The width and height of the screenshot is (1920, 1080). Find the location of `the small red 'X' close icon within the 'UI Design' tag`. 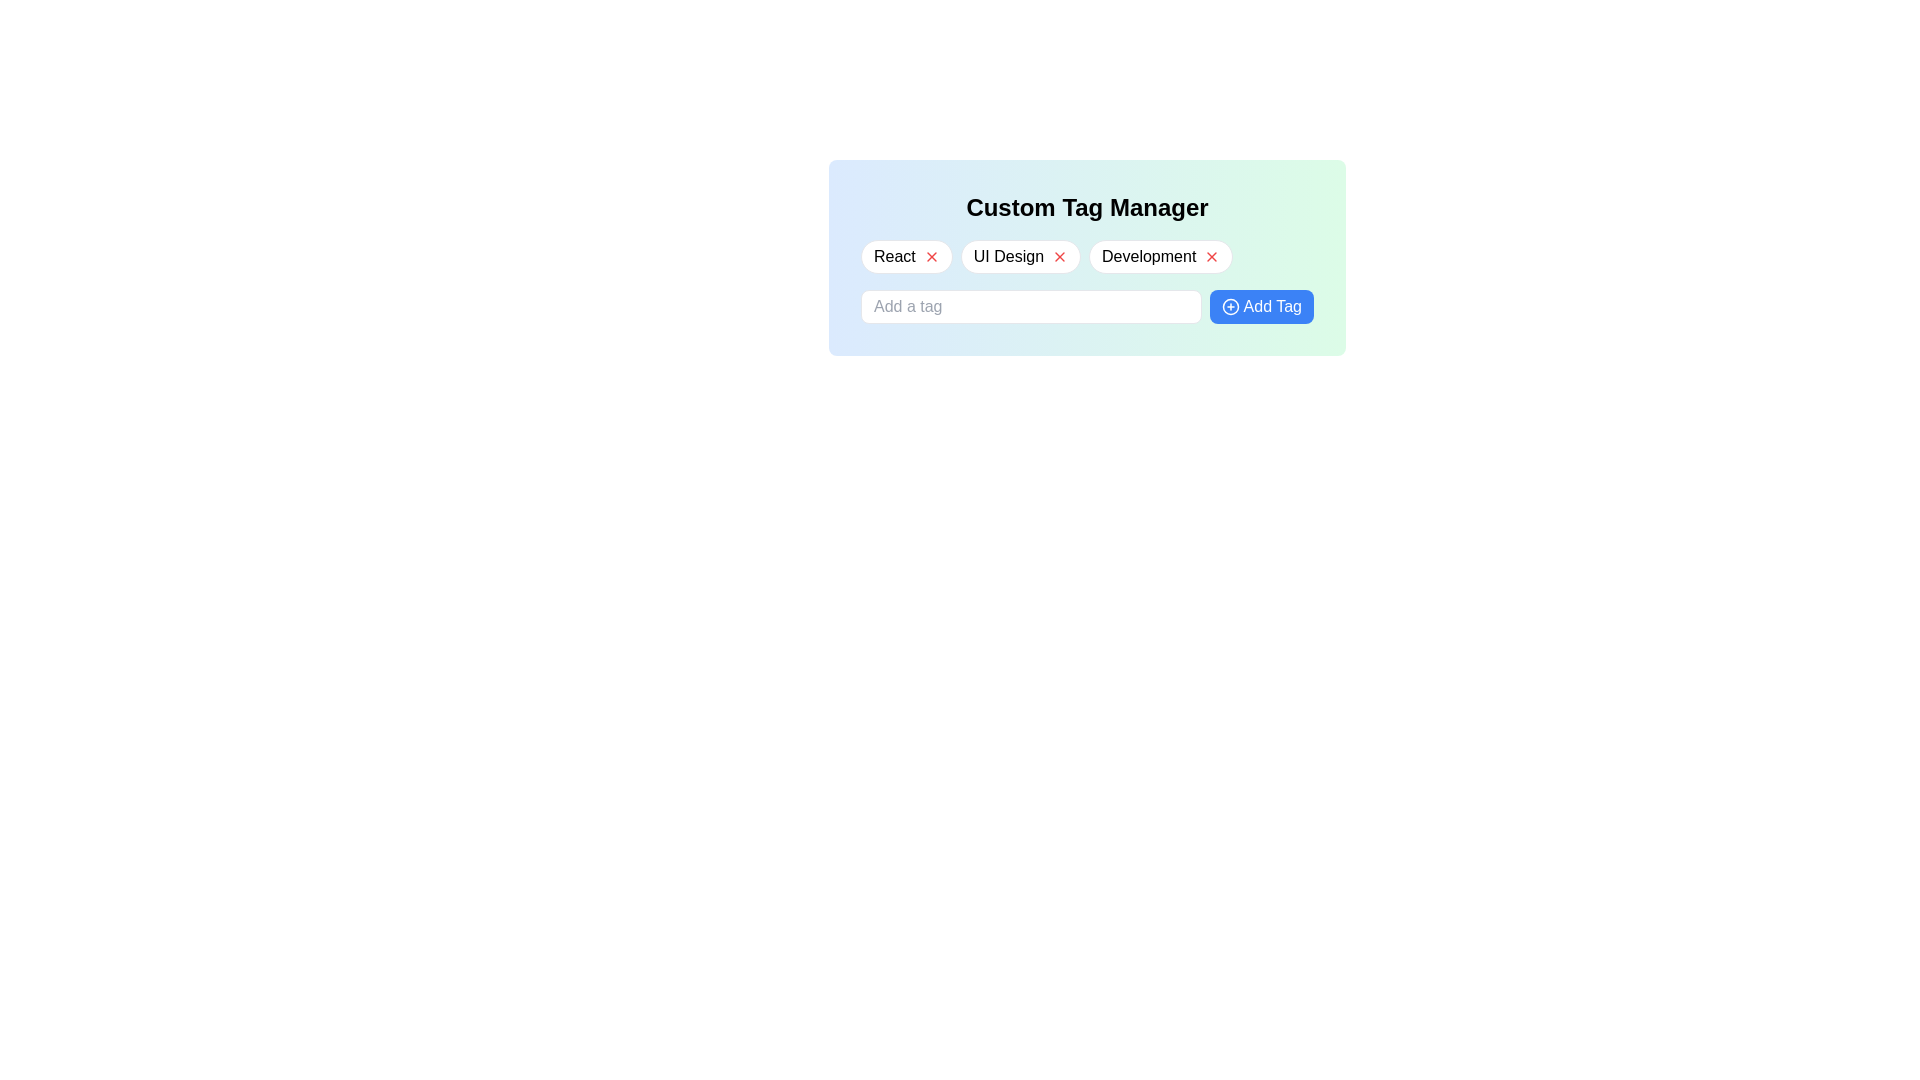

the small red 'X' close icon within the 'UI Design' tag is located at coordinates (1059, 256).